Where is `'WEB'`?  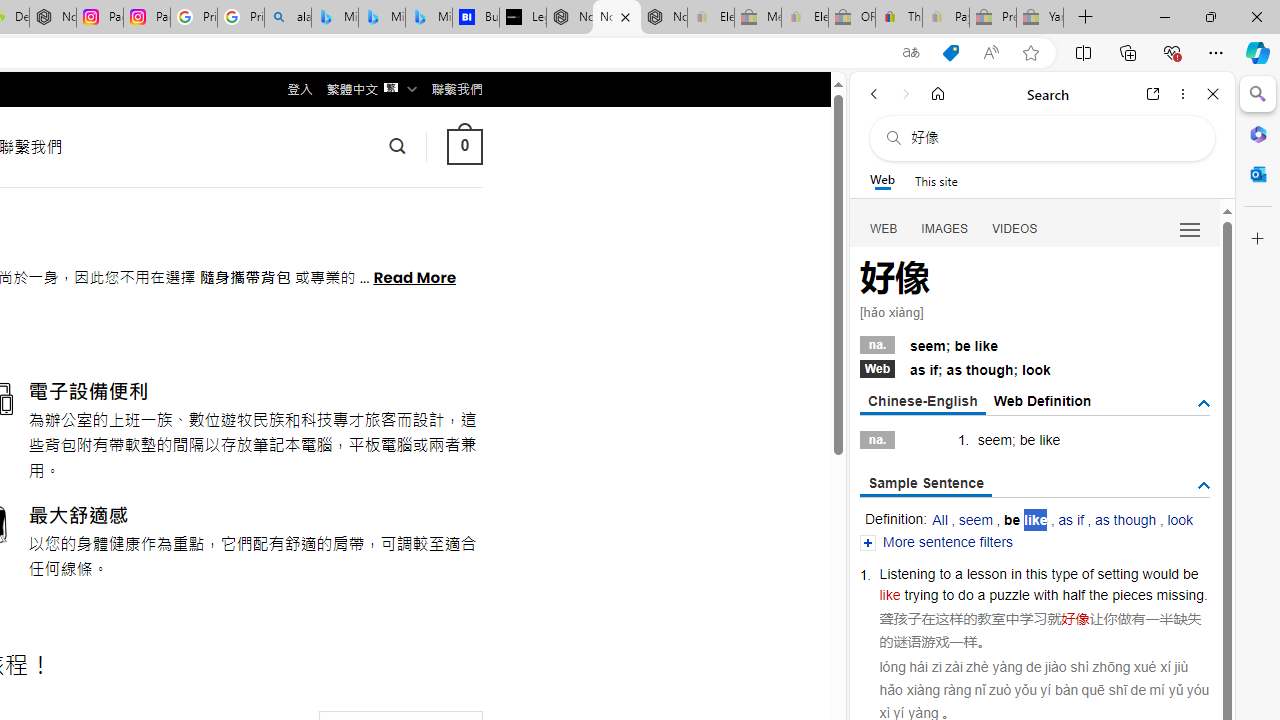 'WEB' is located at coordinates (883, 227).